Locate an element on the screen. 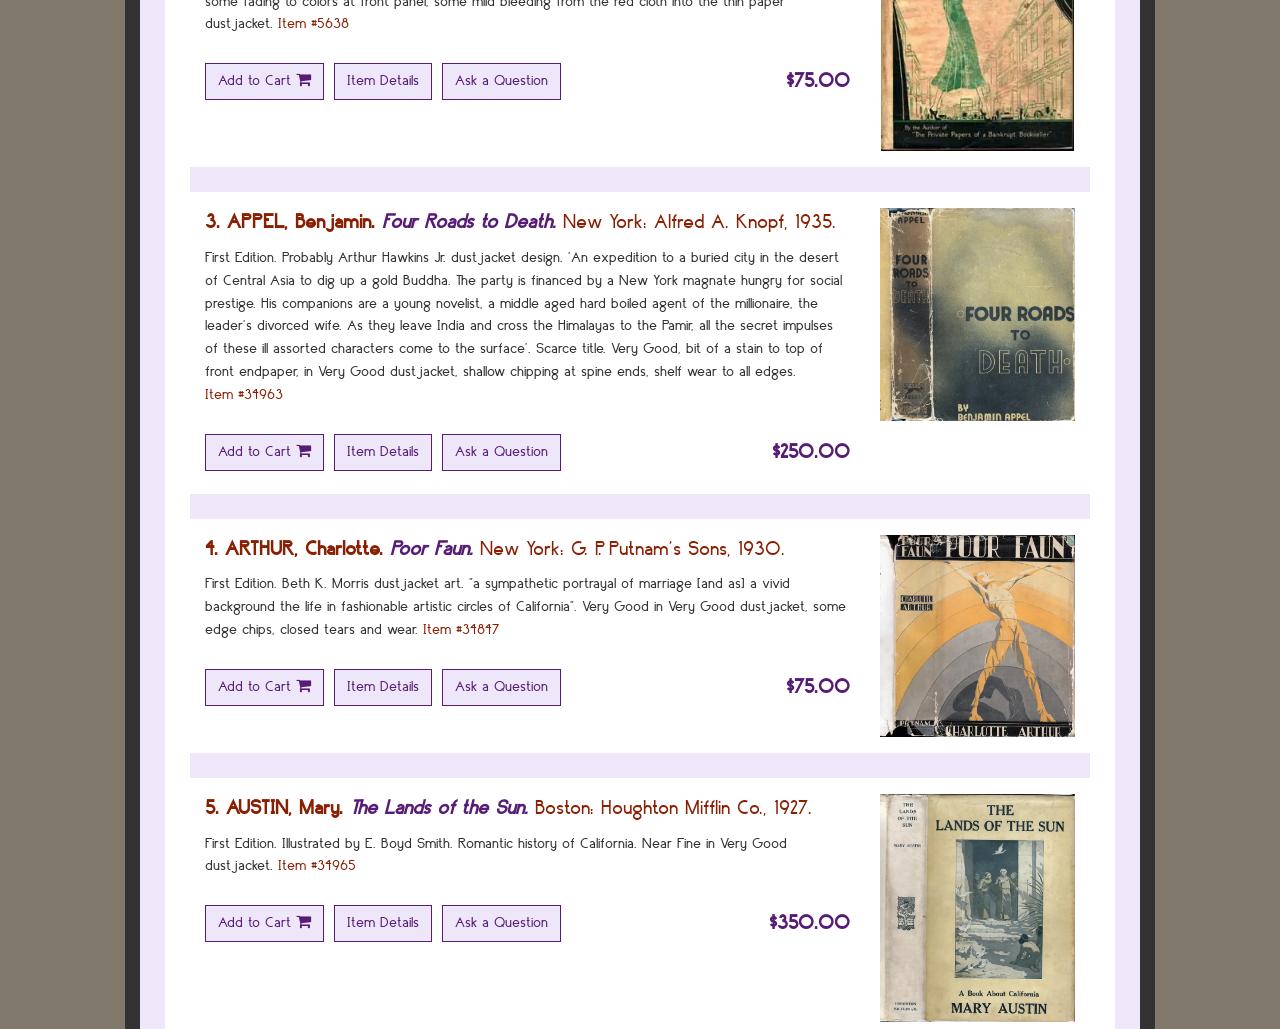 The image size is (1280, 1029). 'AUSTIN, Mary.' is located at coordinates (226, 807).